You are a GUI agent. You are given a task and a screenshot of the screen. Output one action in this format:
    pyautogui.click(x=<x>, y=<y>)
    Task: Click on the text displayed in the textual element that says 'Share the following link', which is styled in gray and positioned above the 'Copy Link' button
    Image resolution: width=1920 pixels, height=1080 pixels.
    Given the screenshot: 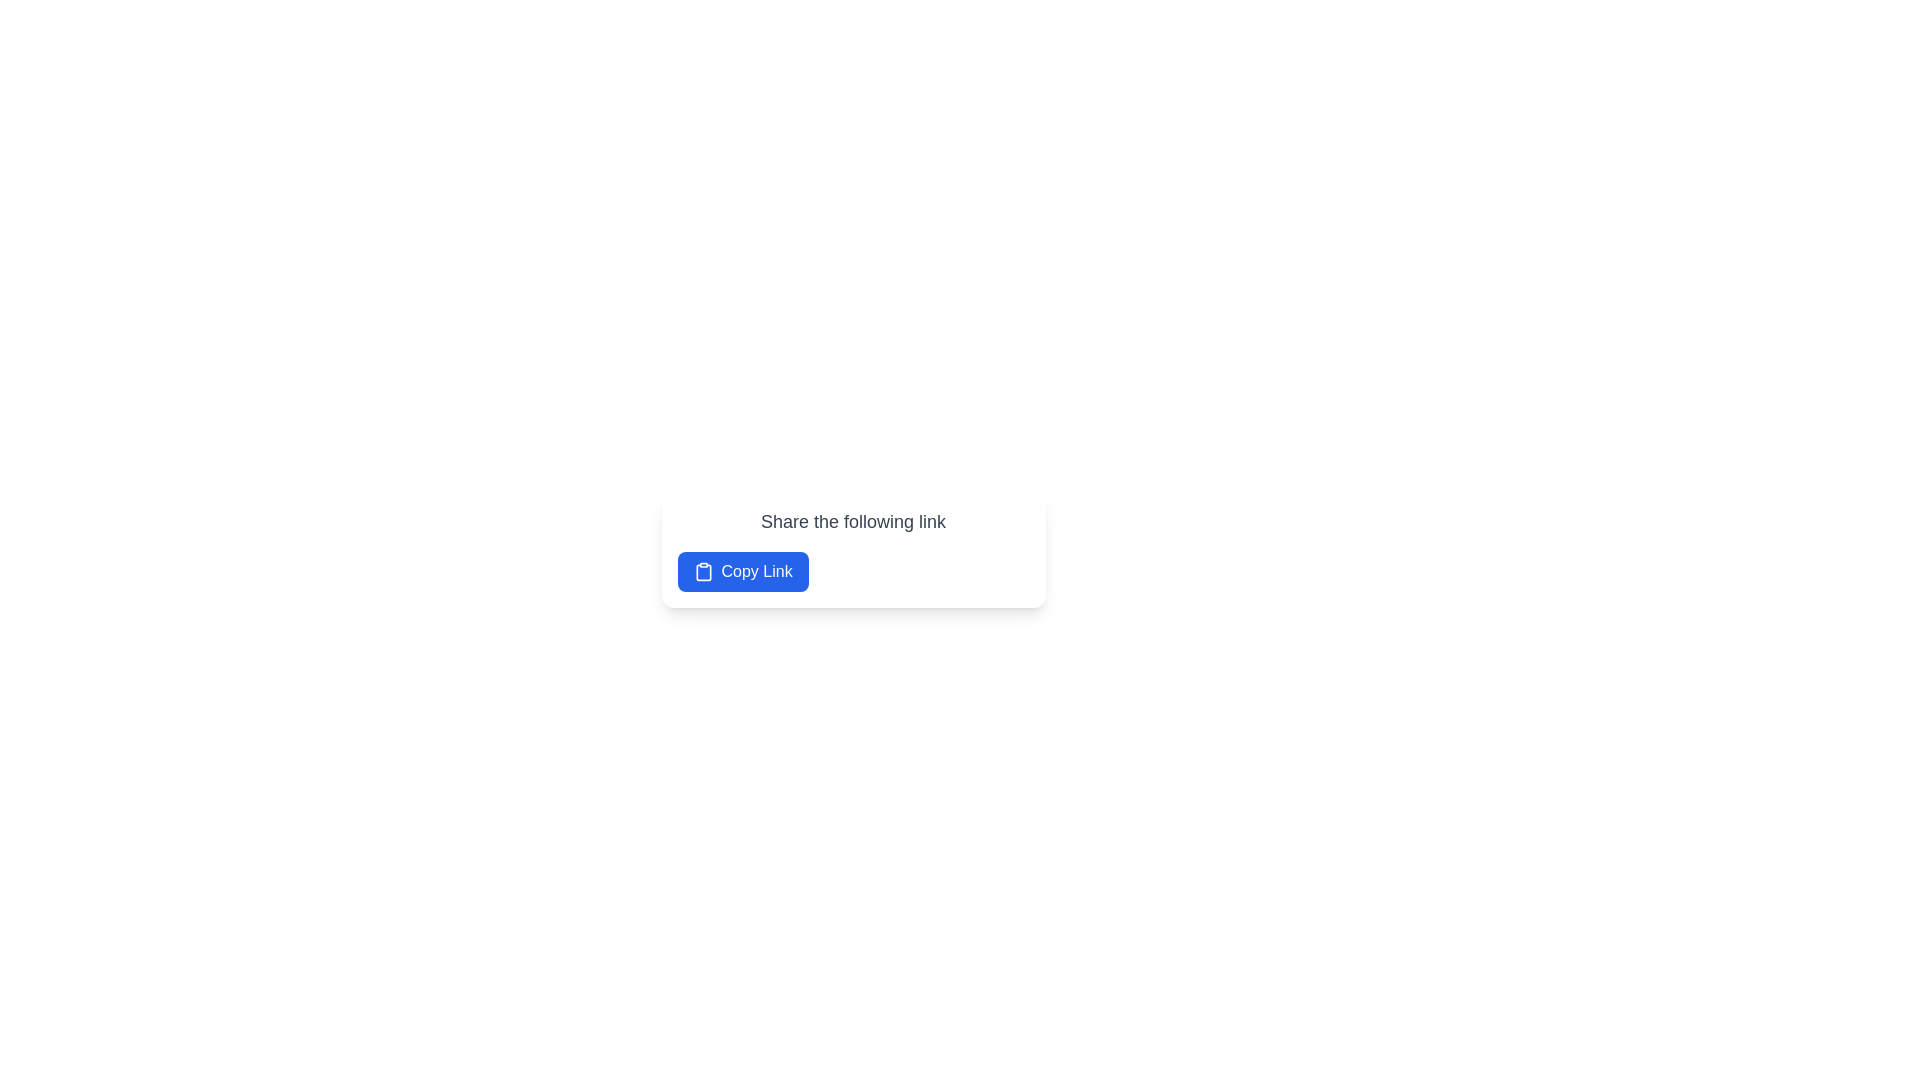 What is the action you would take?
    pyautogui.click(x=853, y=520)
    